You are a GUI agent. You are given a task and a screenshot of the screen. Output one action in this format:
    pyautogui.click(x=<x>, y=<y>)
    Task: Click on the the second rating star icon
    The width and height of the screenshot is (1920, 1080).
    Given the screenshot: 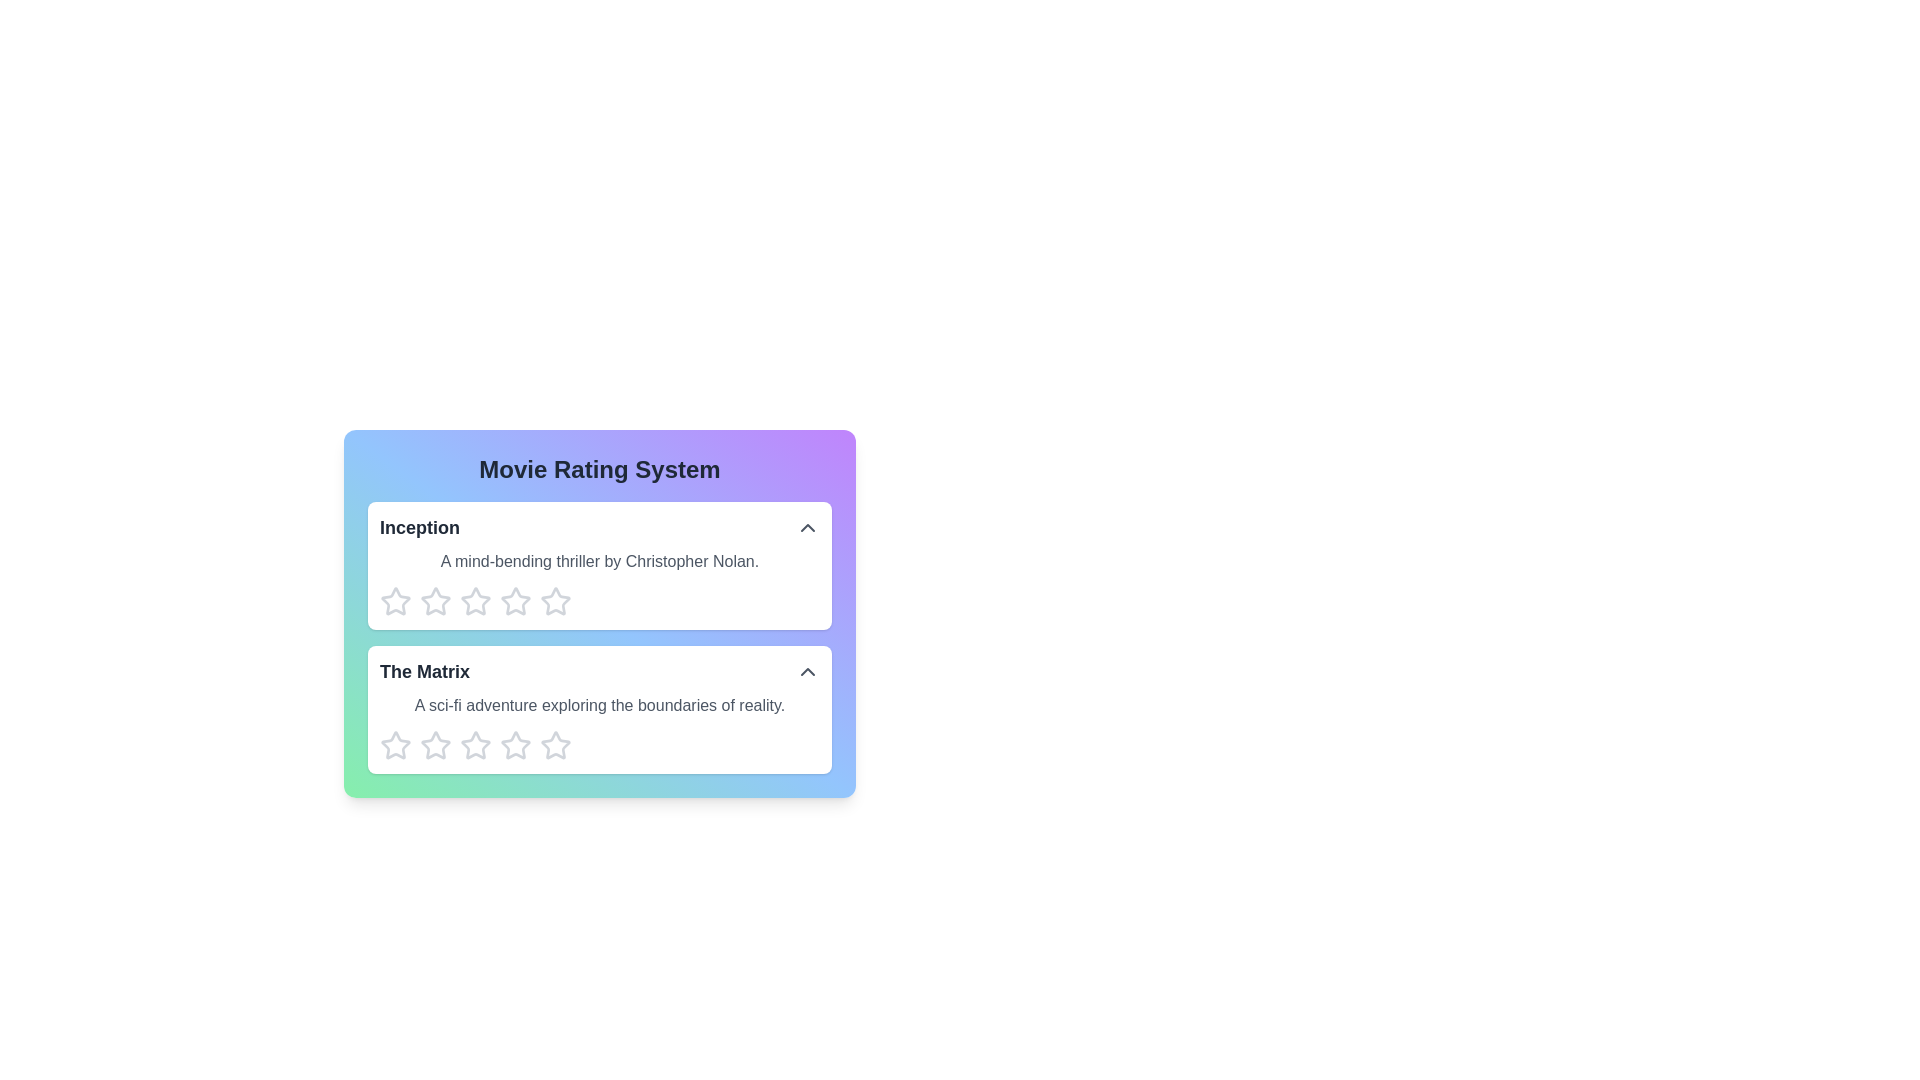 What is the action you would take?
    pyautogui.click(x=474, y=600)
    